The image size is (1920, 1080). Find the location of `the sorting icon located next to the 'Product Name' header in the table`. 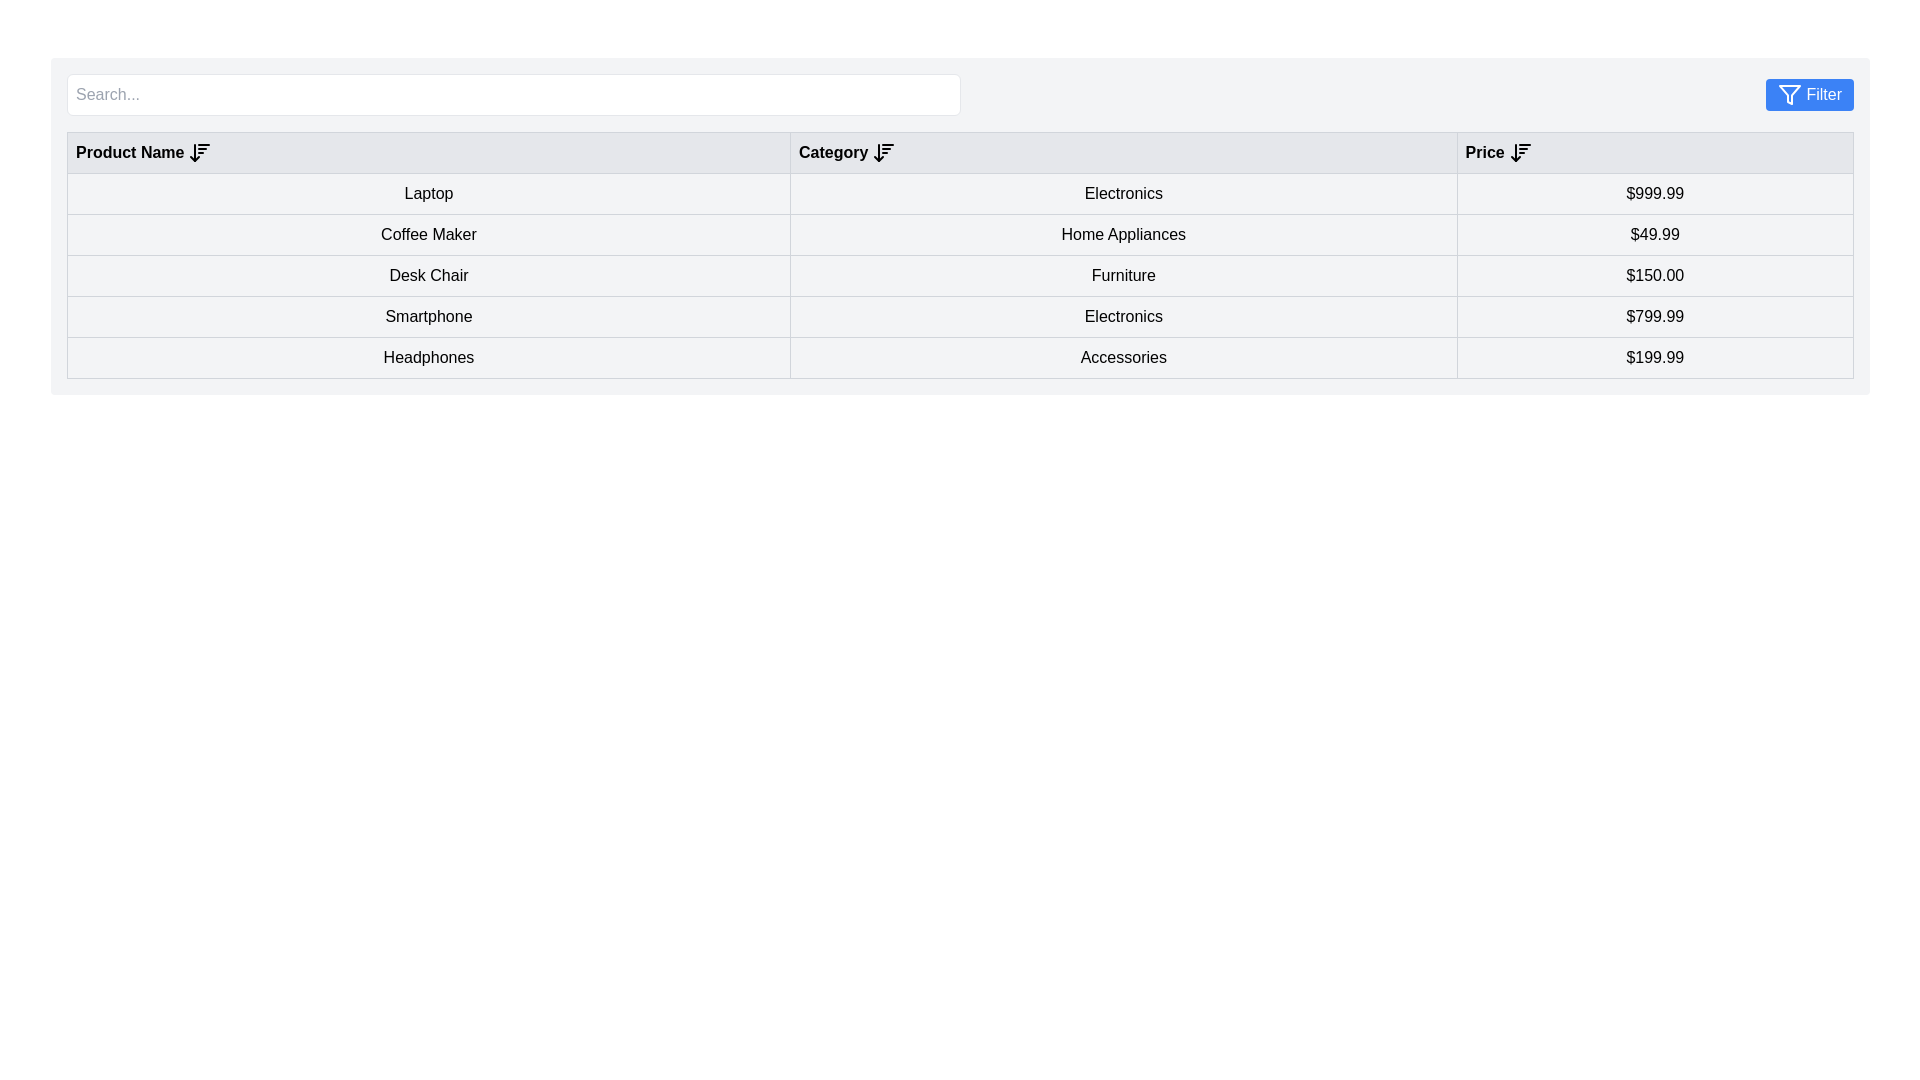

the sorting icon located next to the 'Product Name' header in the table is located at coordinates (200, 152).